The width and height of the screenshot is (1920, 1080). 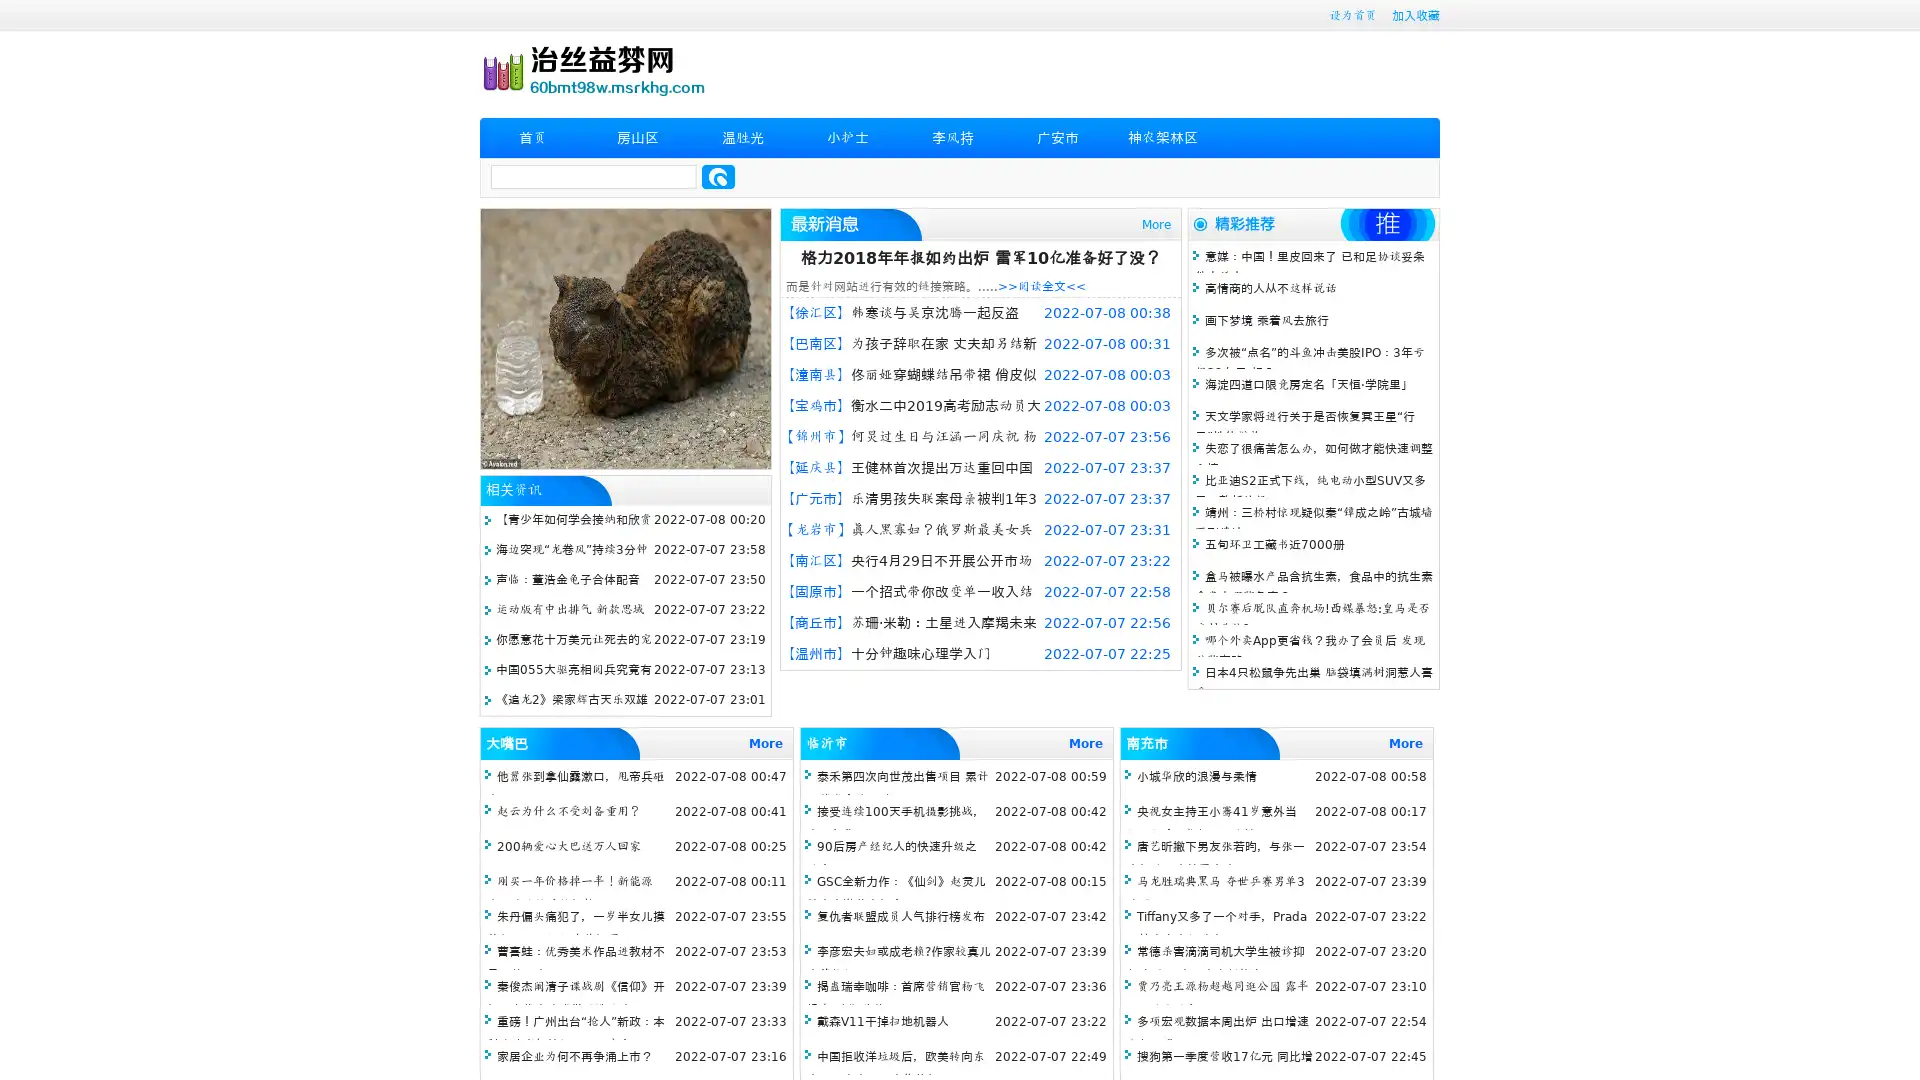 I want to click on Search, so click(x=718, y=176).